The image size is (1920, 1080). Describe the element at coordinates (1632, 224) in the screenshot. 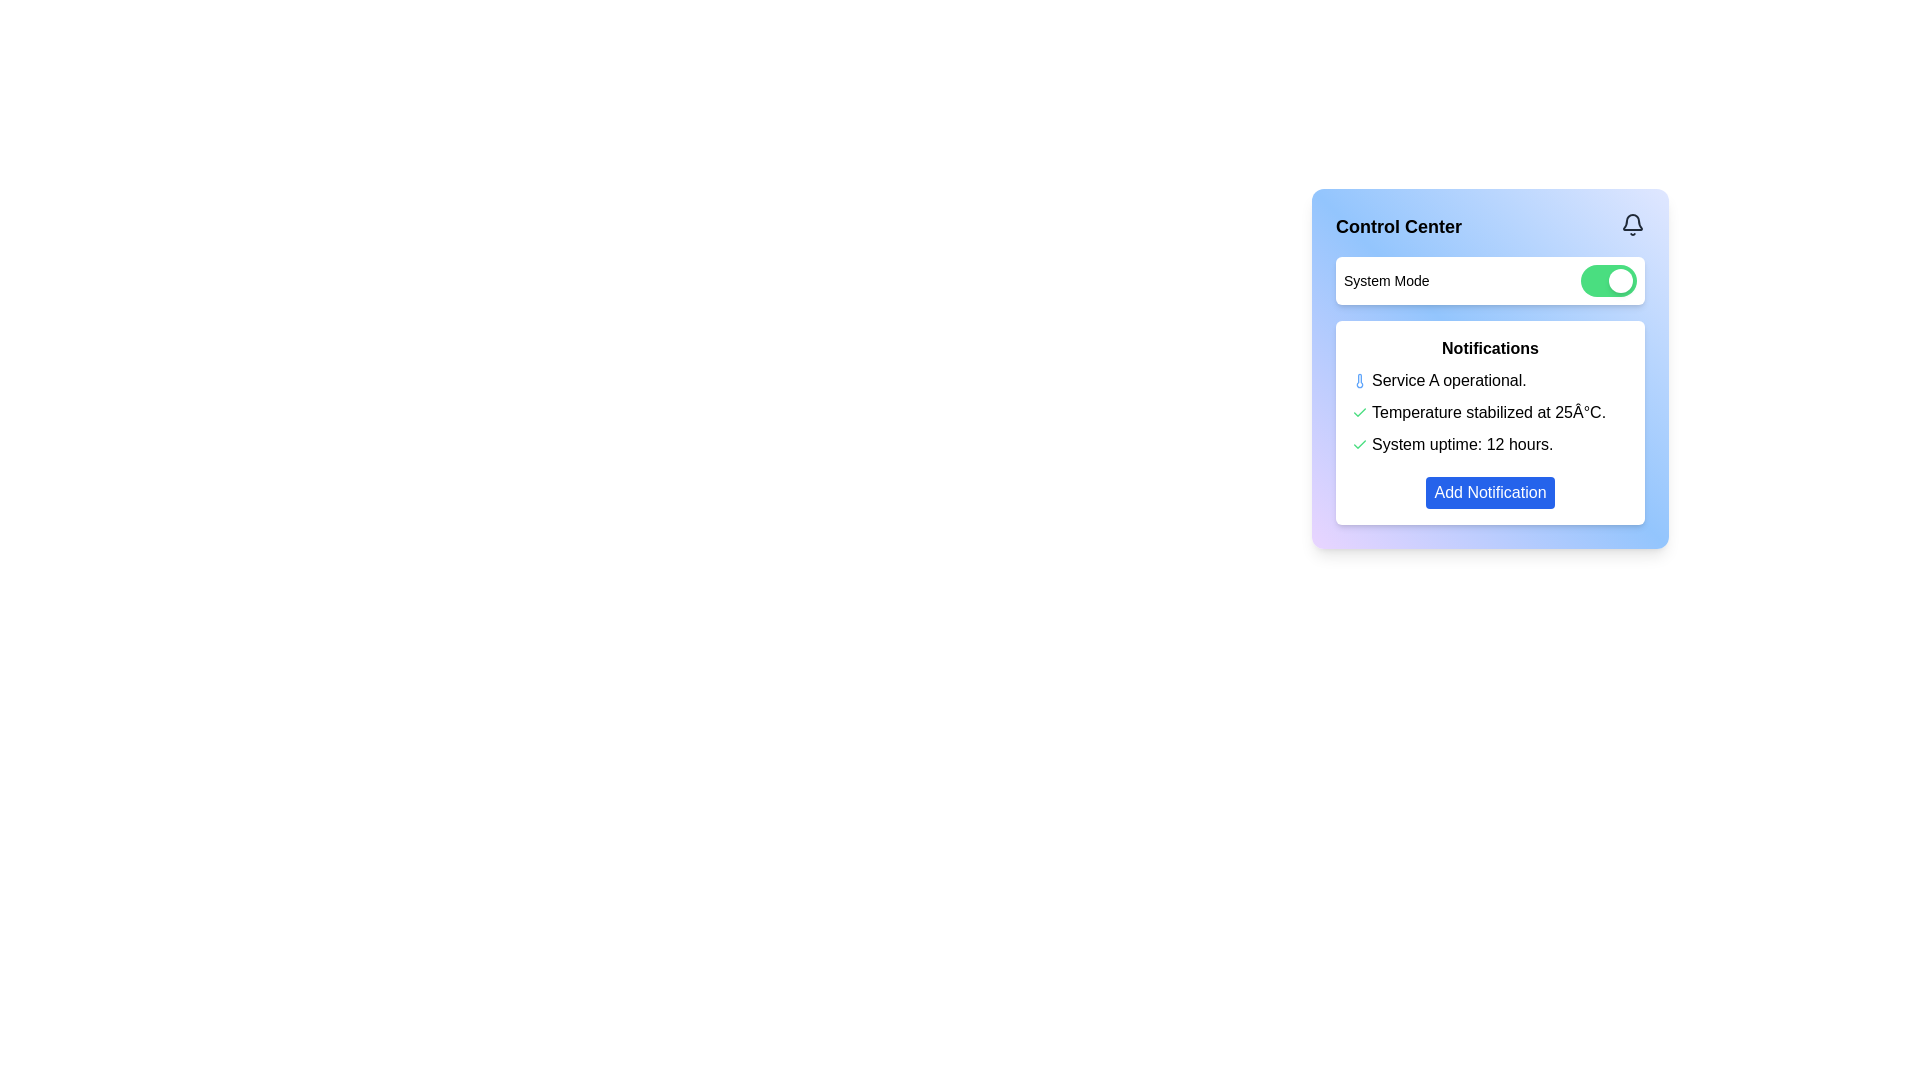

I see `the notification bell icon located at the top-right corner of the 'Control Center' header section` at that location.